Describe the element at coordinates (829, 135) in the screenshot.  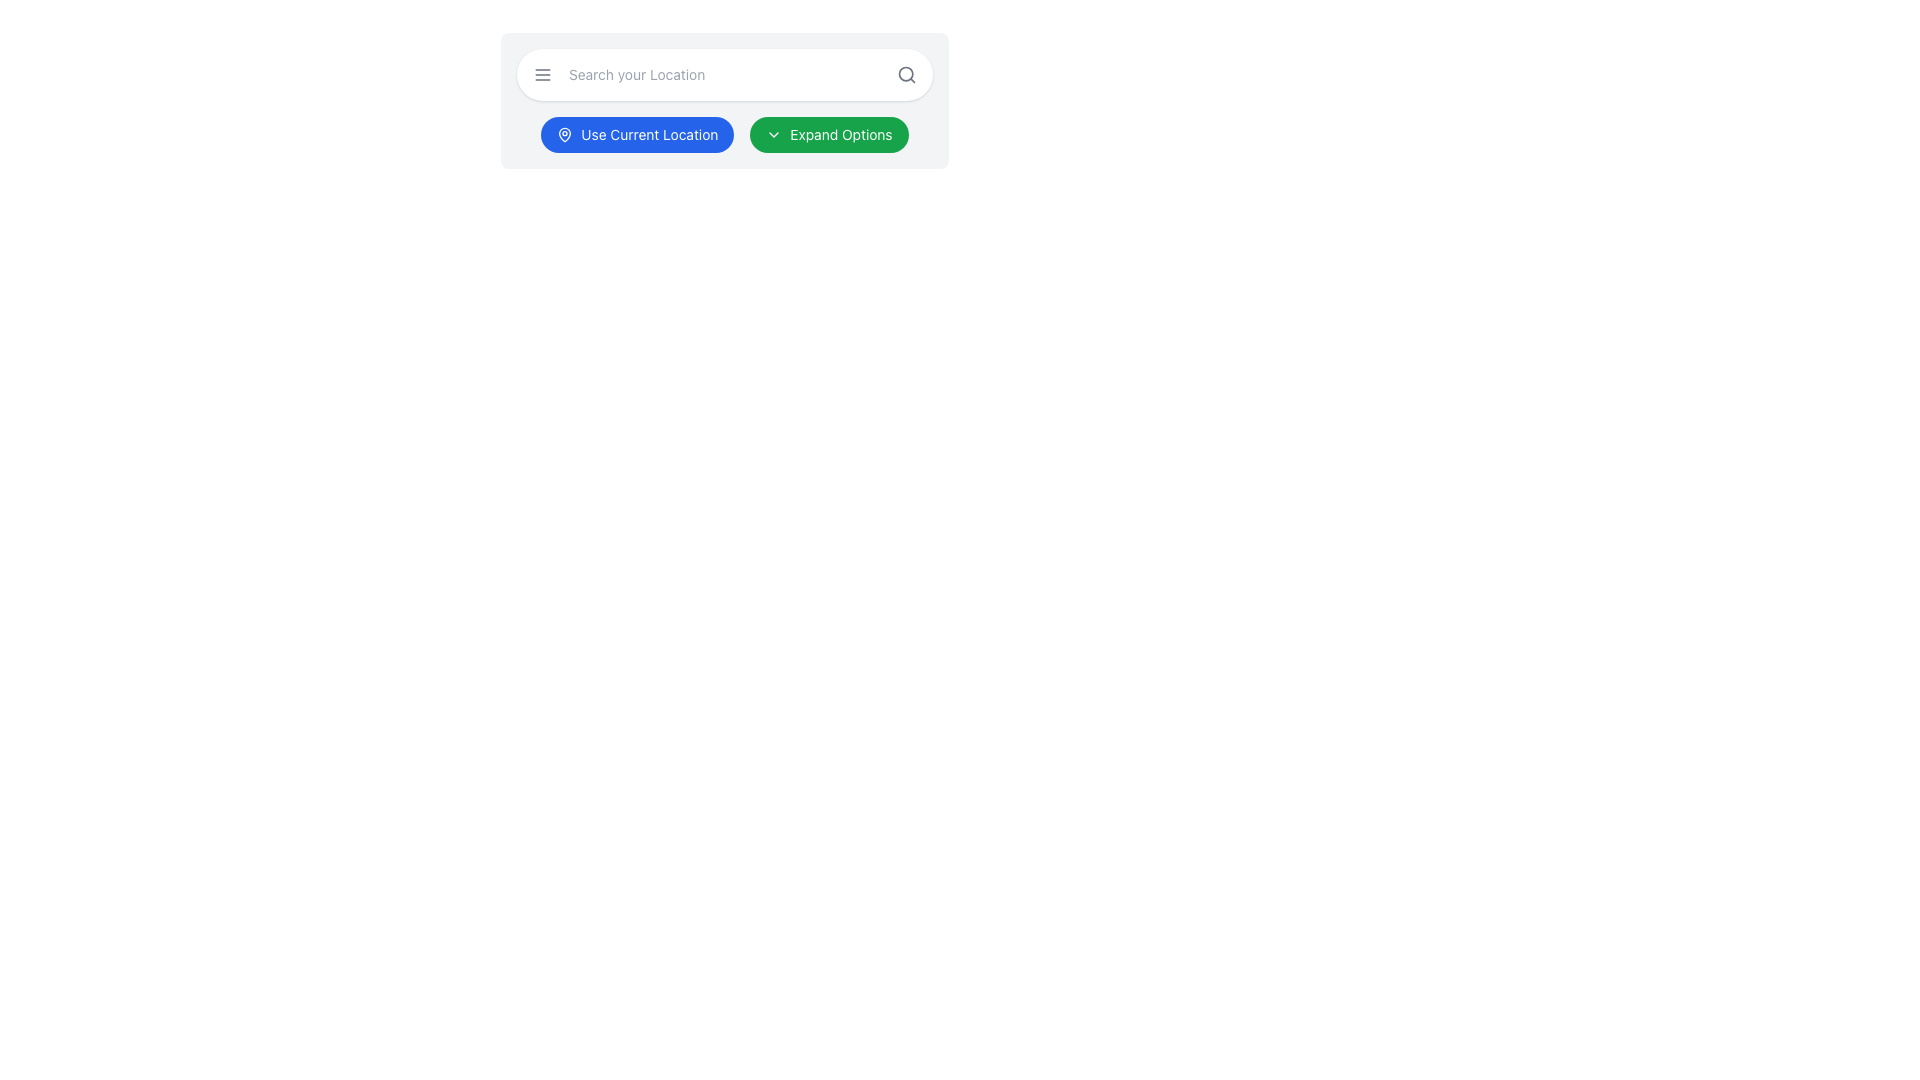
I see `the green 'Expand Options' button with a downward chevron icon` at that location.